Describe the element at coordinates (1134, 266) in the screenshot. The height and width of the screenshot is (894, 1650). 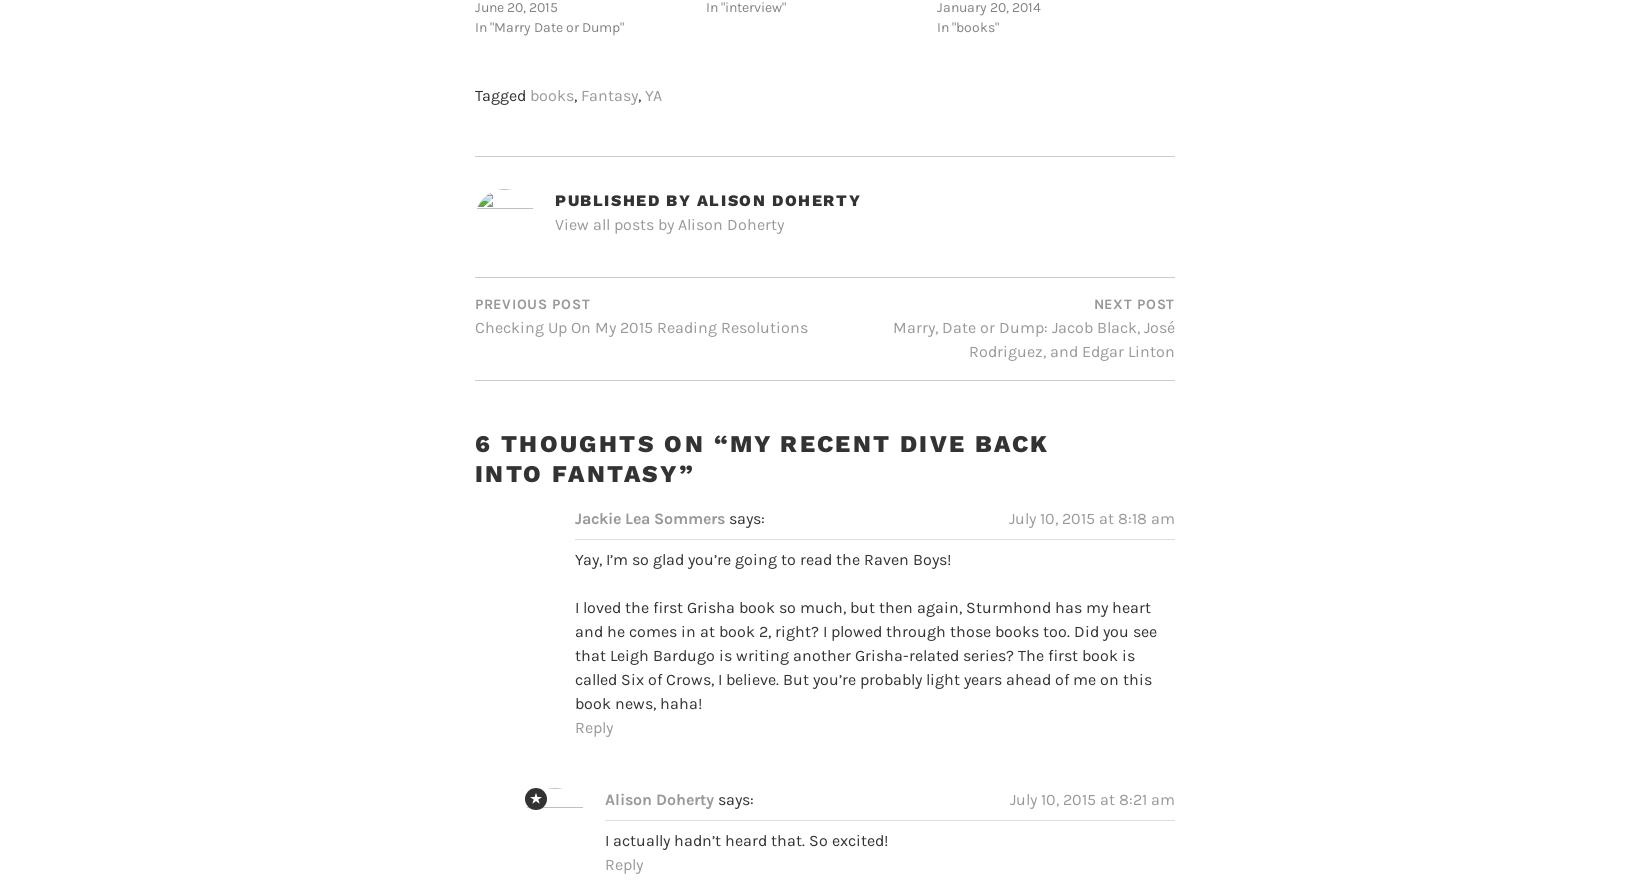
I see `'Next Post'` at that location.